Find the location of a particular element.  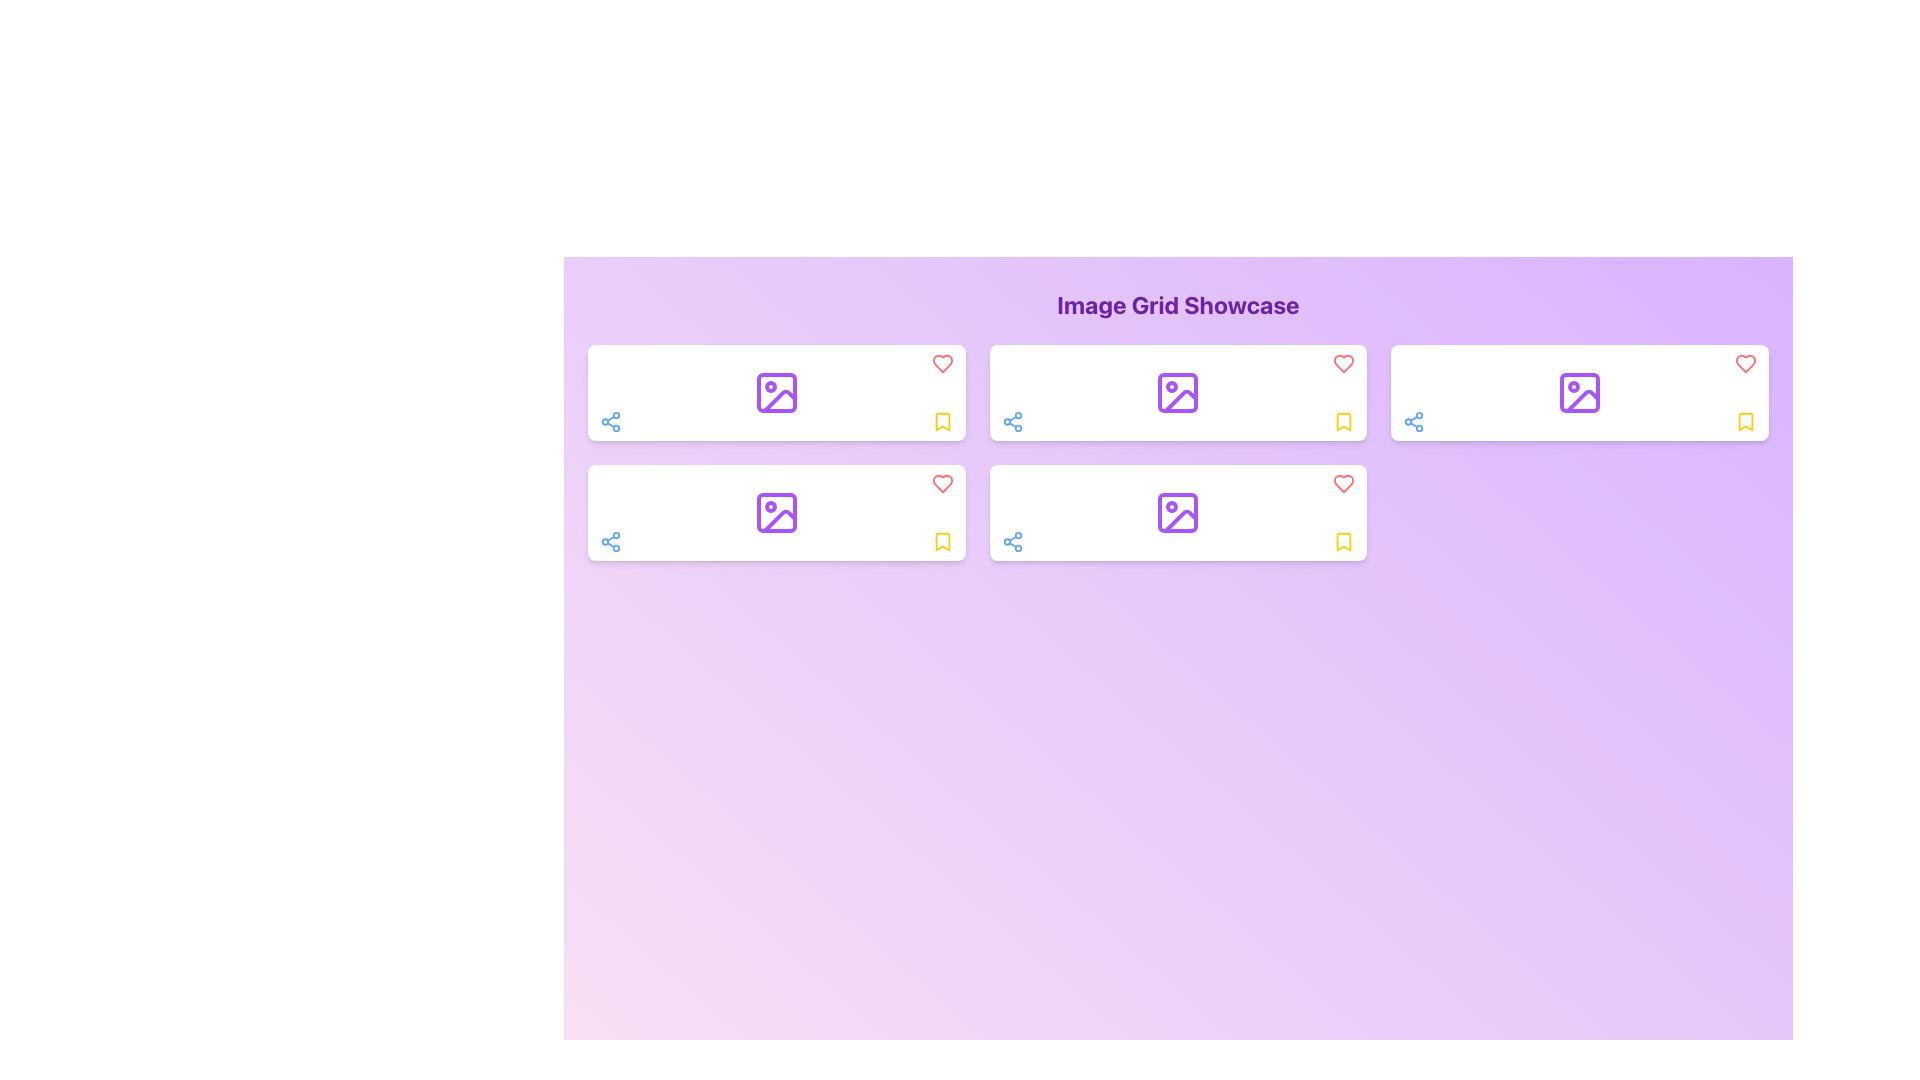

the icon representing an image or placeholder for image-related content located in the second row and third column of the grid layout is located at coordinates (1178, 512).